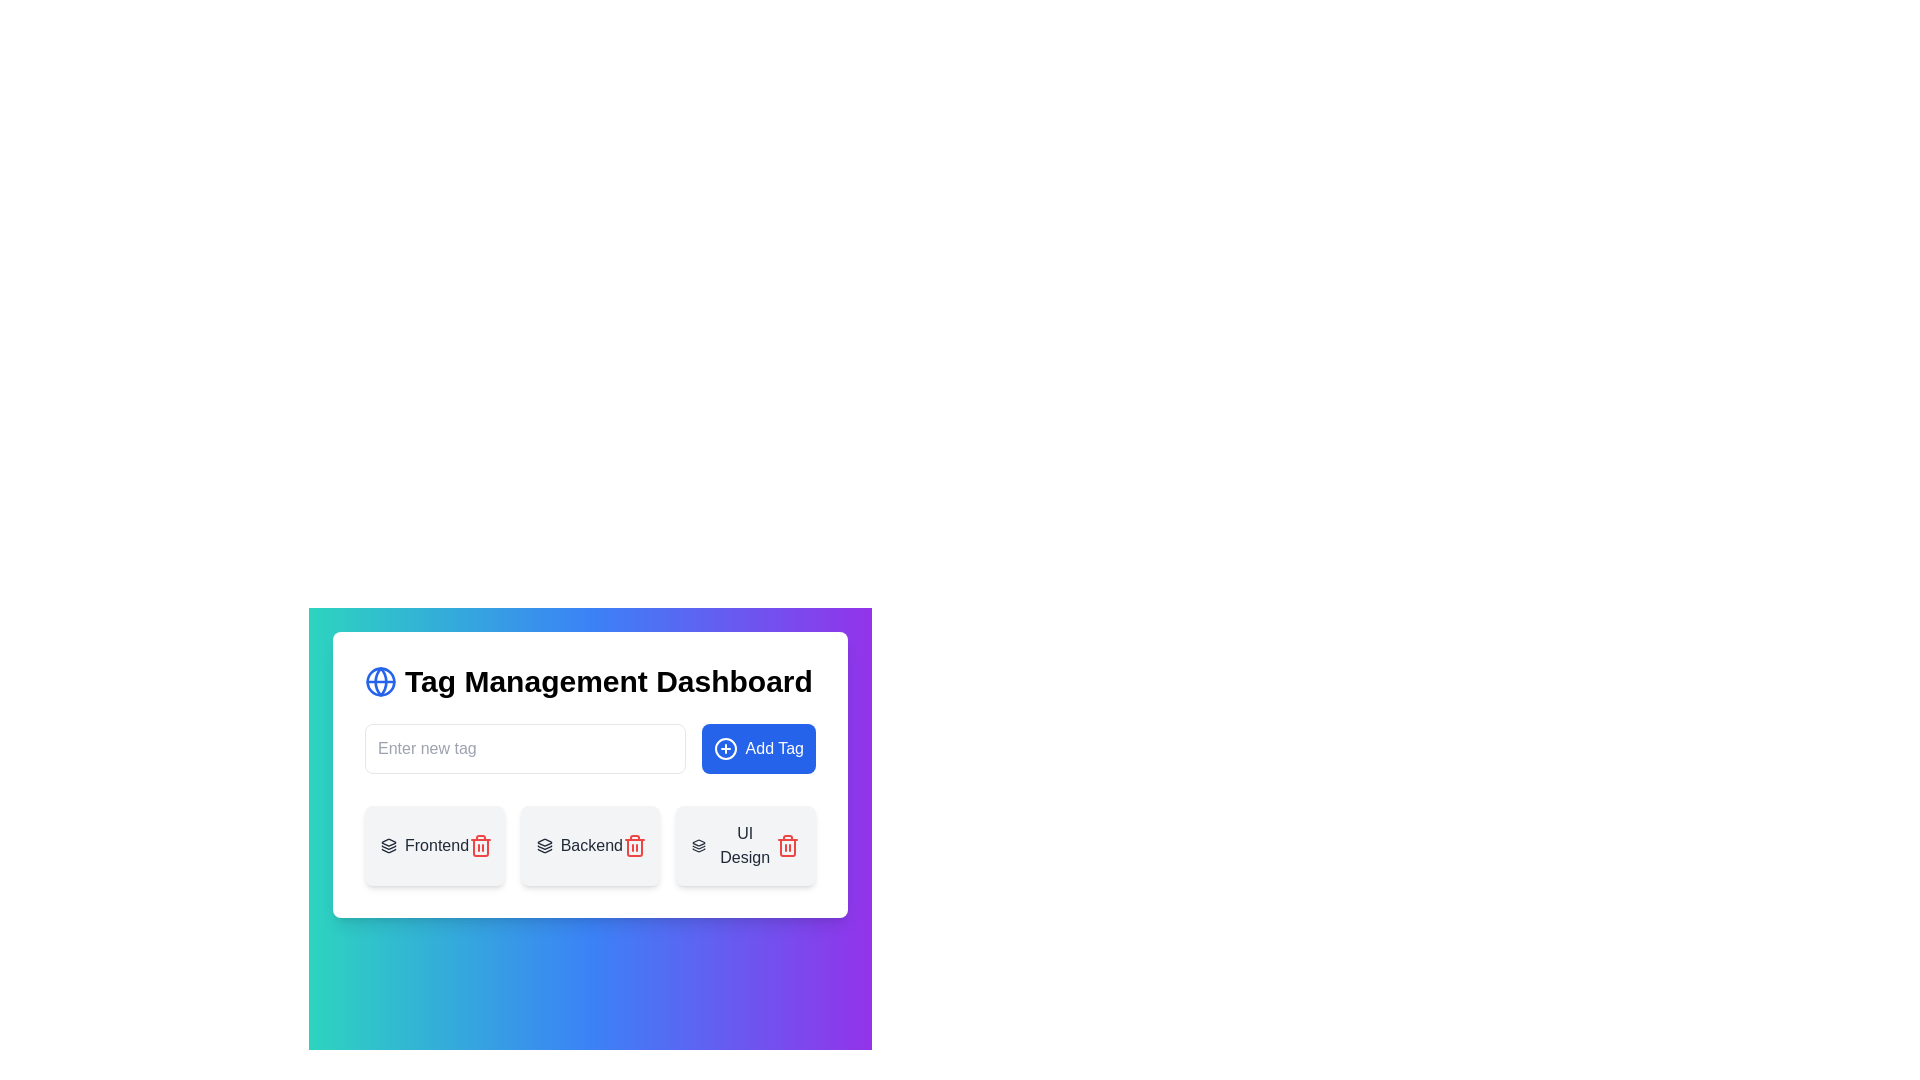 This screenshot has width=1920, height=1080. Describe the element at coordinates (380, 681) in the screenshot. I see `the decorative icon located in the top-left corner of the 'Tag Management Dashboard' section, adjacent to its heading` at that location.